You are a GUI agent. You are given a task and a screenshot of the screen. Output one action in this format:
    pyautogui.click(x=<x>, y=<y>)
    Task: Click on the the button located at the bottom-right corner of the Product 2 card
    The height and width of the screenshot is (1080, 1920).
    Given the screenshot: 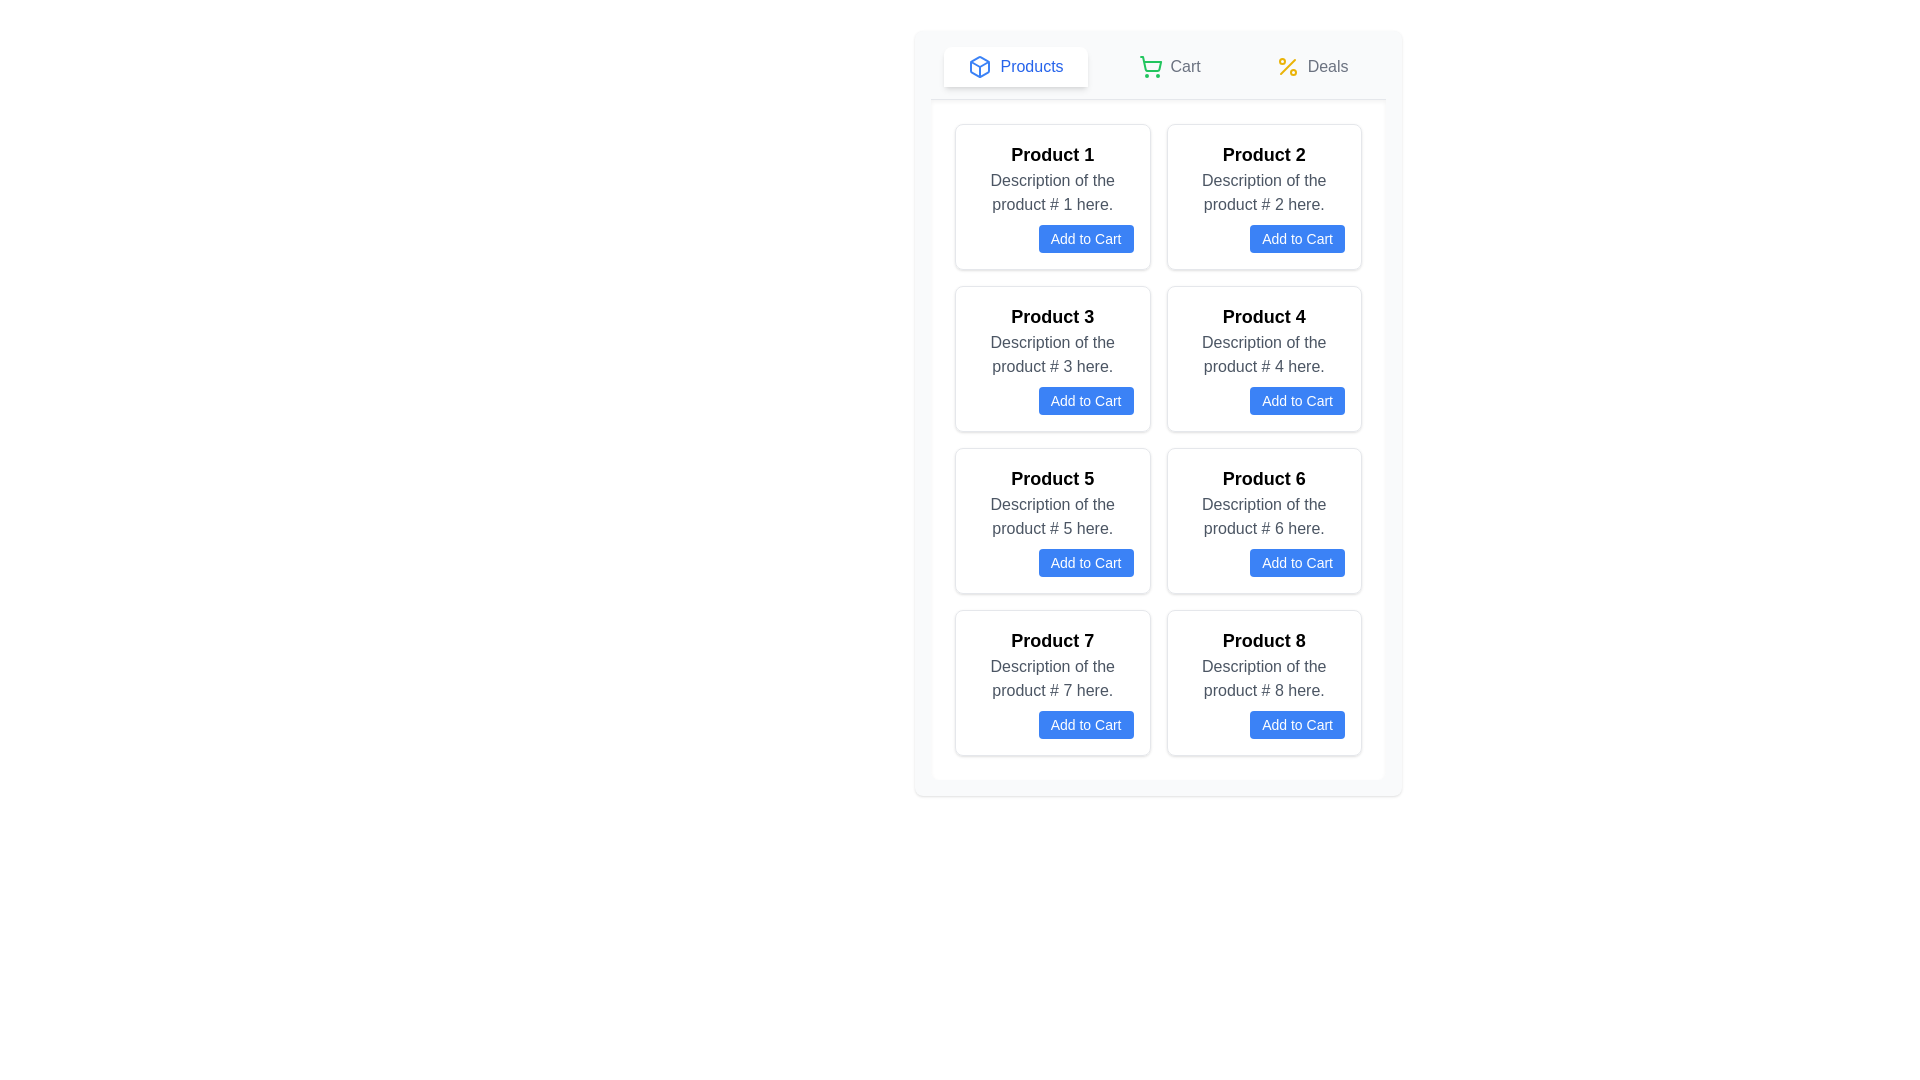 What is the action you would take?
    pyautogui.click(x=1262, y=238)
    